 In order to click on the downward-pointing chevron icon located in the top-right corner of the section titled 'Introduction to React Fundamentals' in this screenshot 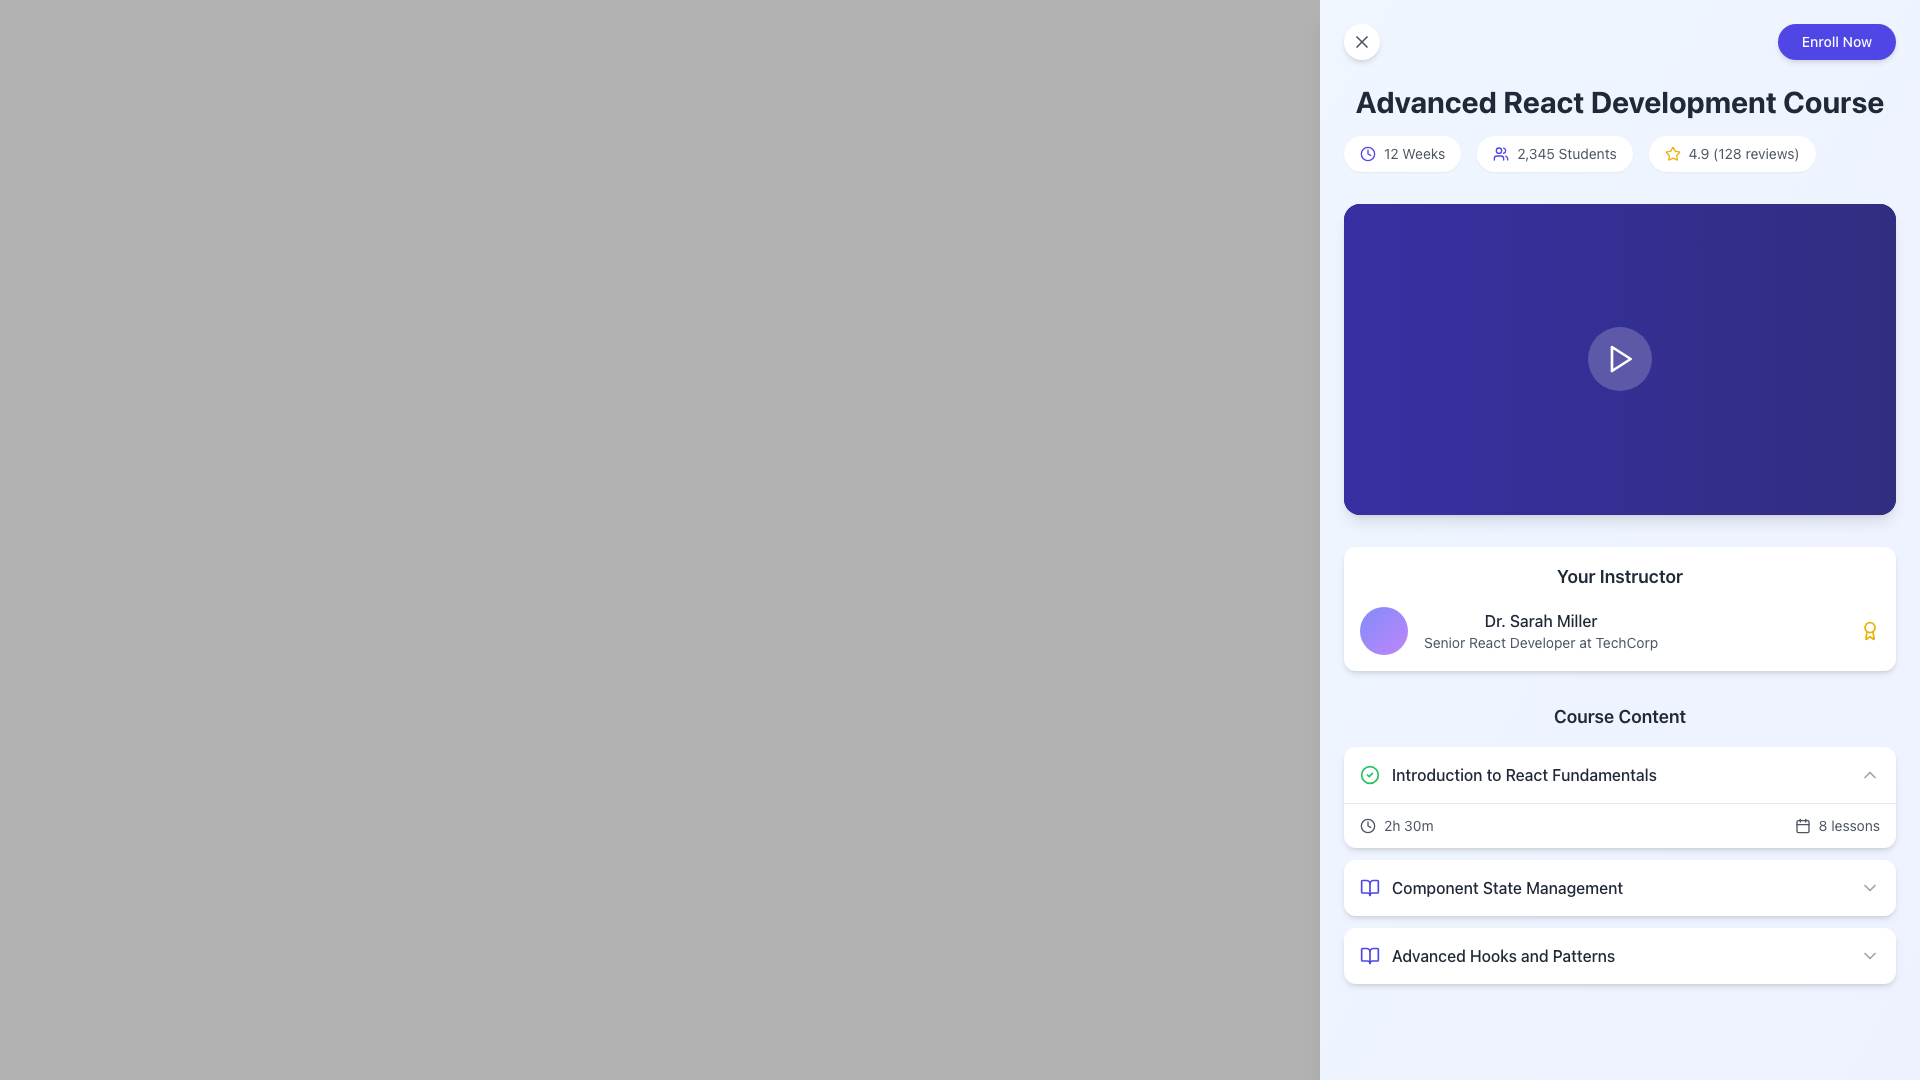, I will do `click(1869, 773)`.